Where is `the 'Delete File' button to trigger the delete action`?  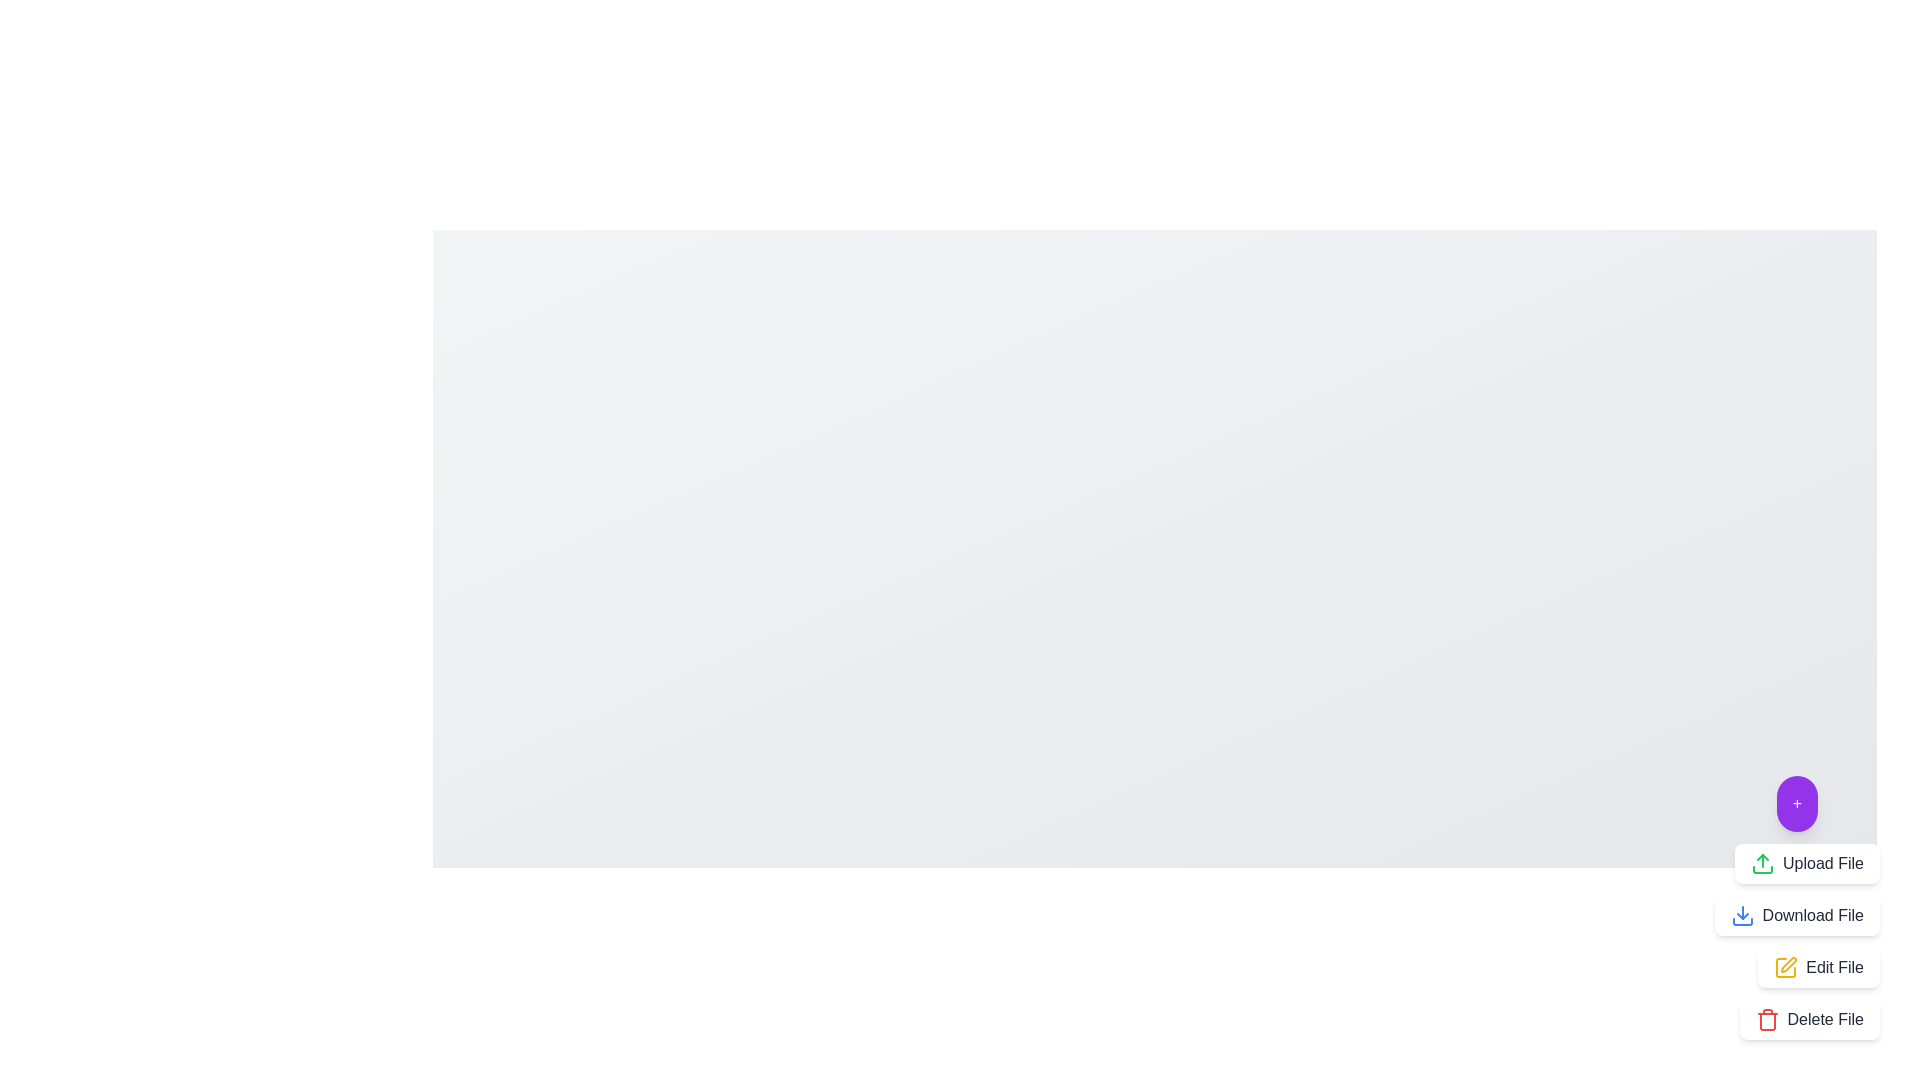
the 'Delete File' button to trigger the delete action is located at coordinates (1809, 1019).